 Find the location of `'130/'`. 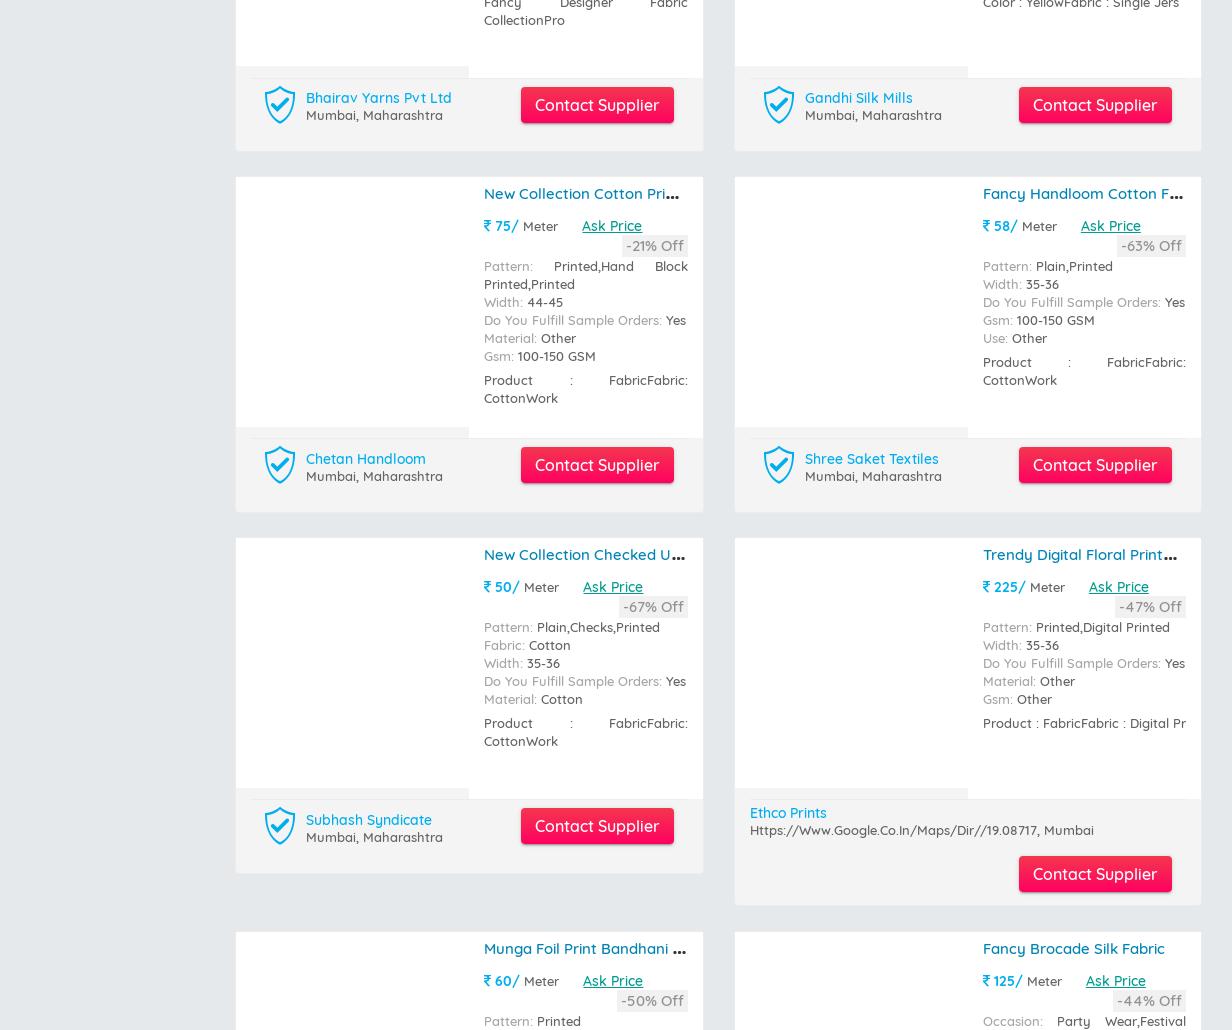

'130/' is located at coordinates (490, 515).